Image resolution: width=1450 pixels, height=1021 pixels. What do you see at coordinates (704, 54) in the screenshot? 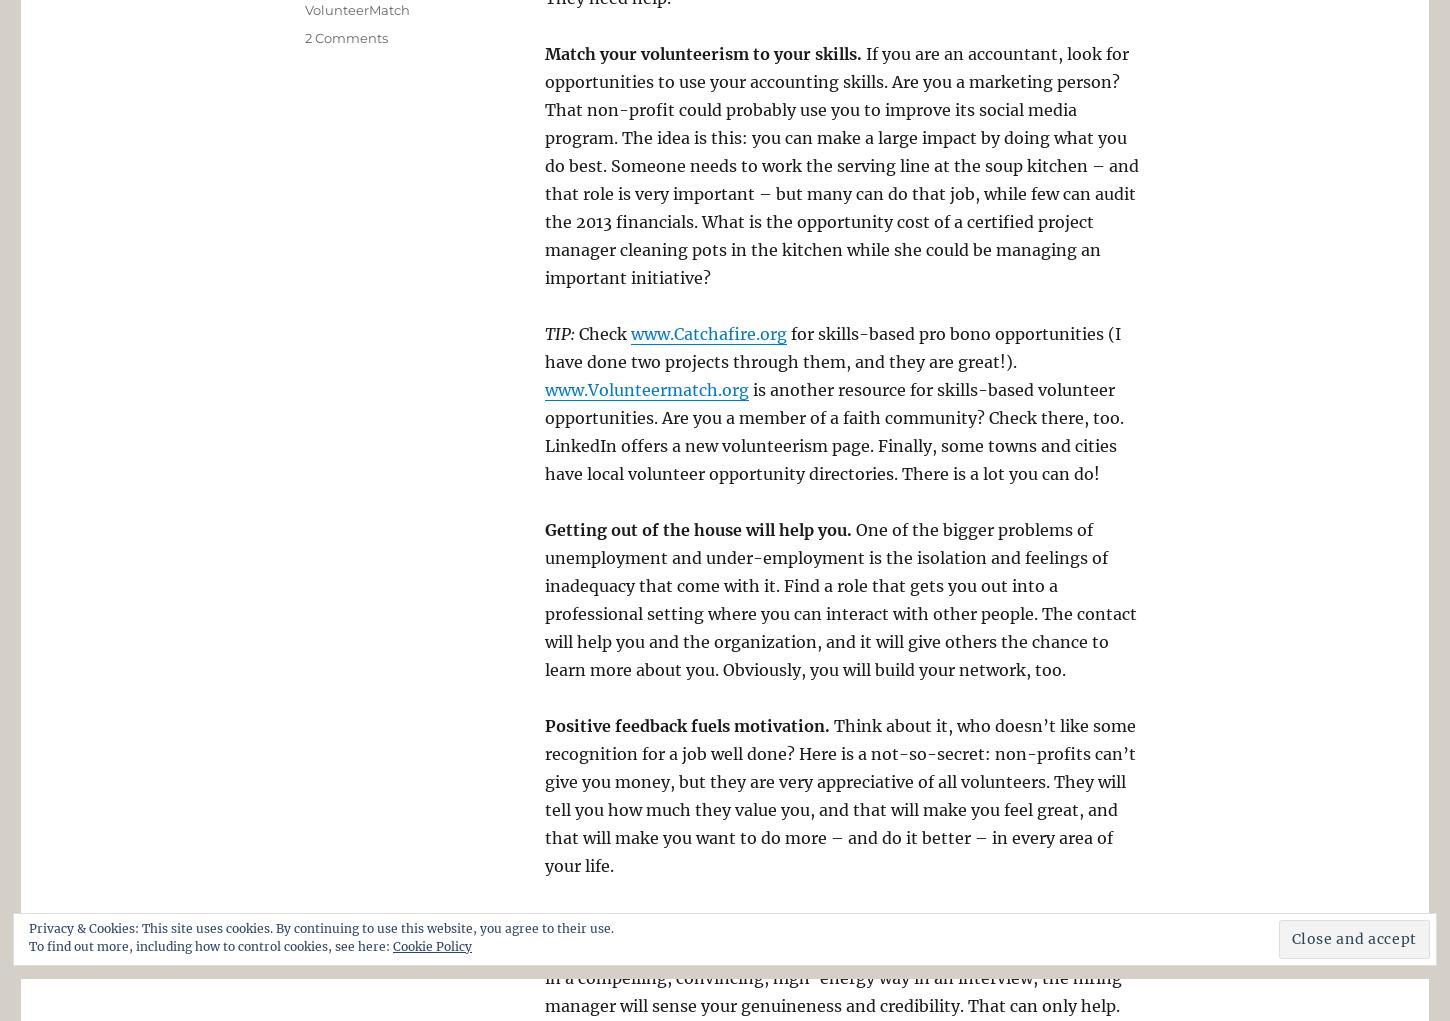
I see `'Match your volunteerism to your skills.'` at bounding box center [704, 54].